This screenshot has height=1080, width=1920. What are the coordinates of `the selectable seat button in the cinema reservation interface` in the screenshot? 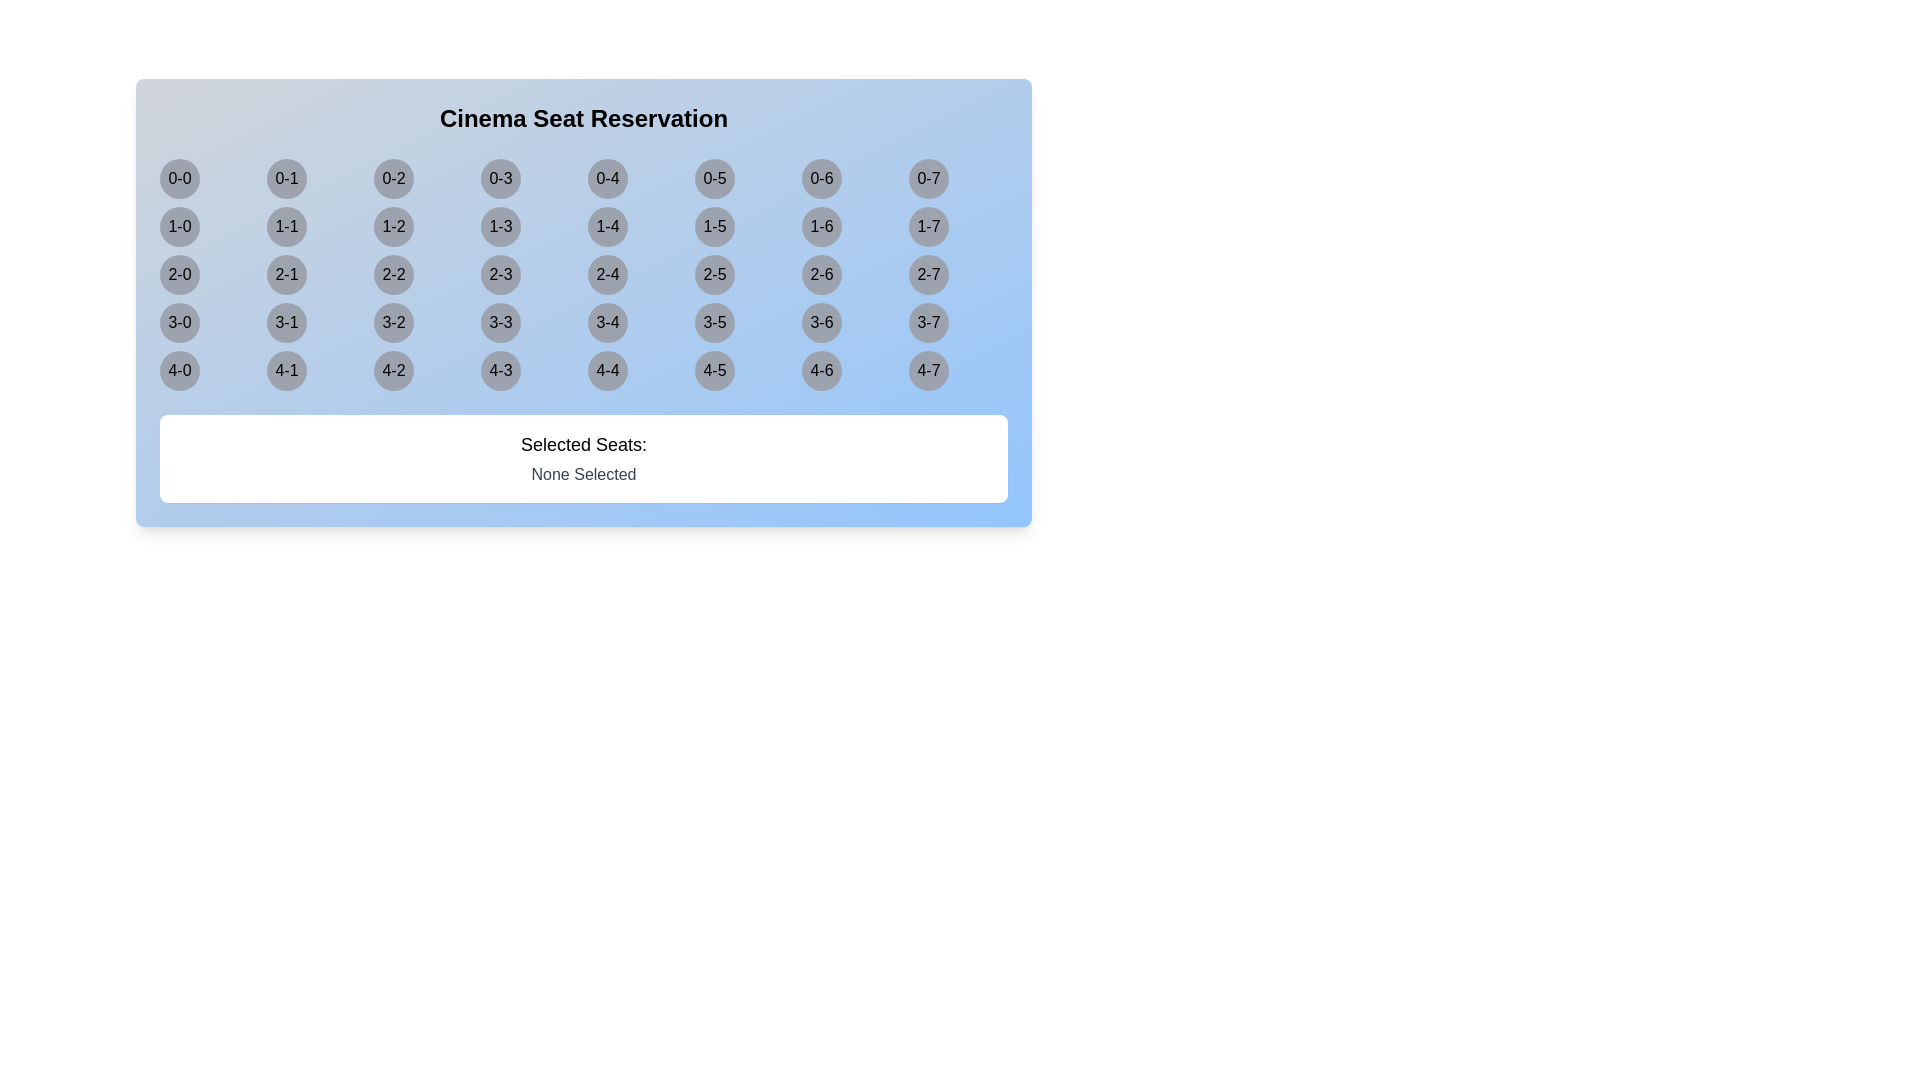 It's located at (393, 226).